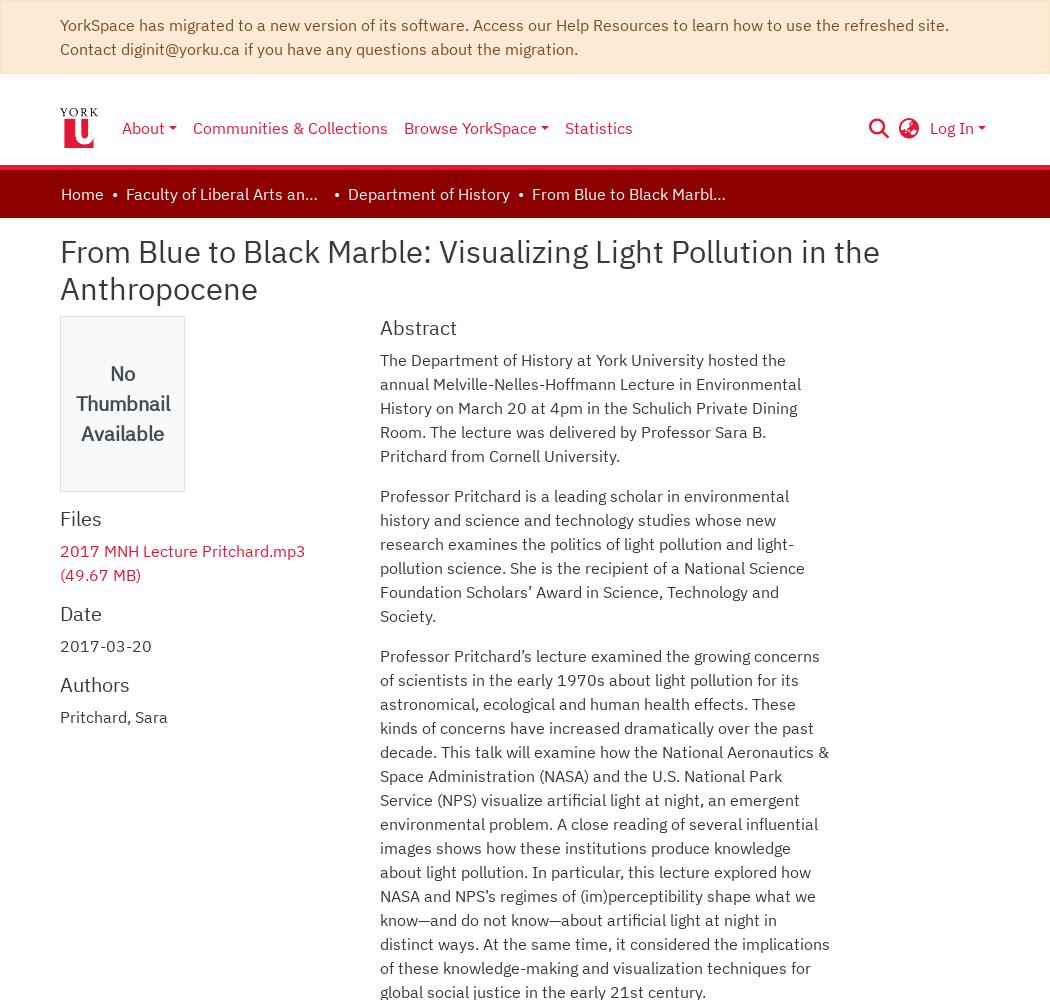  Describe the element at coordinates (469, 269) in the screenshot. I see `'From Blue to Black Marble: Visualizing Light Pollution in the Anthropocene'` at that location.